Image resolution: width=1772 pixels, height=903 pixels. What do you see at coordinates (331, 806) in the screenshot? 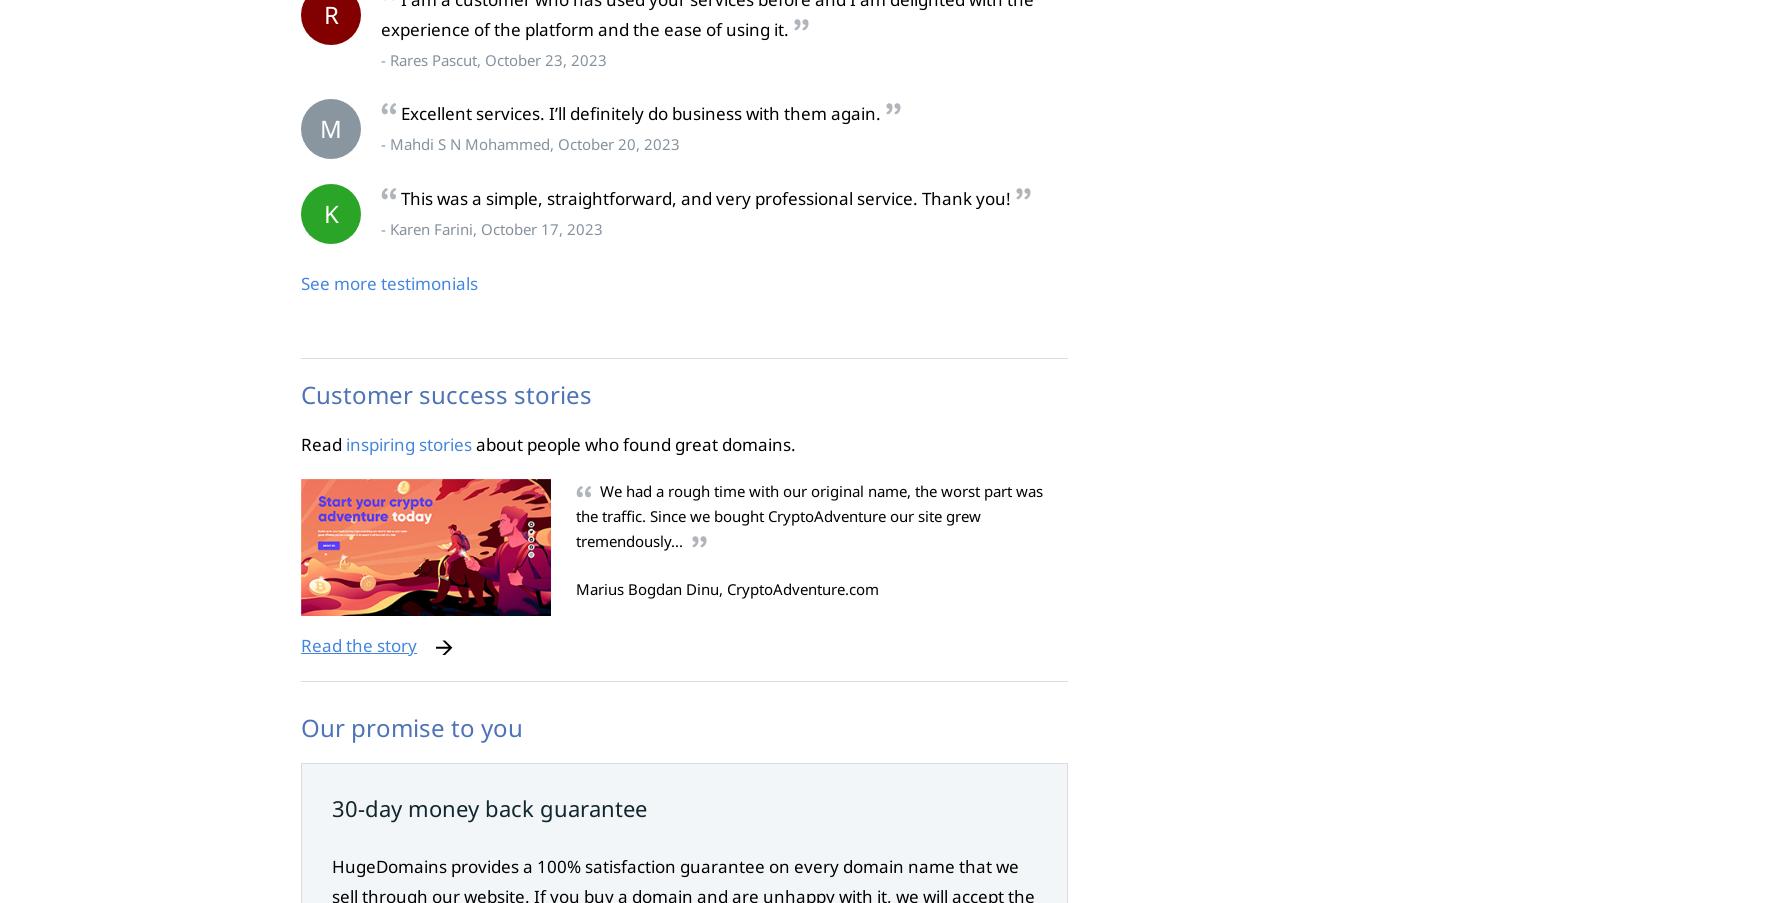
I see `'30-day money back guarantee'` at bounding box center [331, 806].